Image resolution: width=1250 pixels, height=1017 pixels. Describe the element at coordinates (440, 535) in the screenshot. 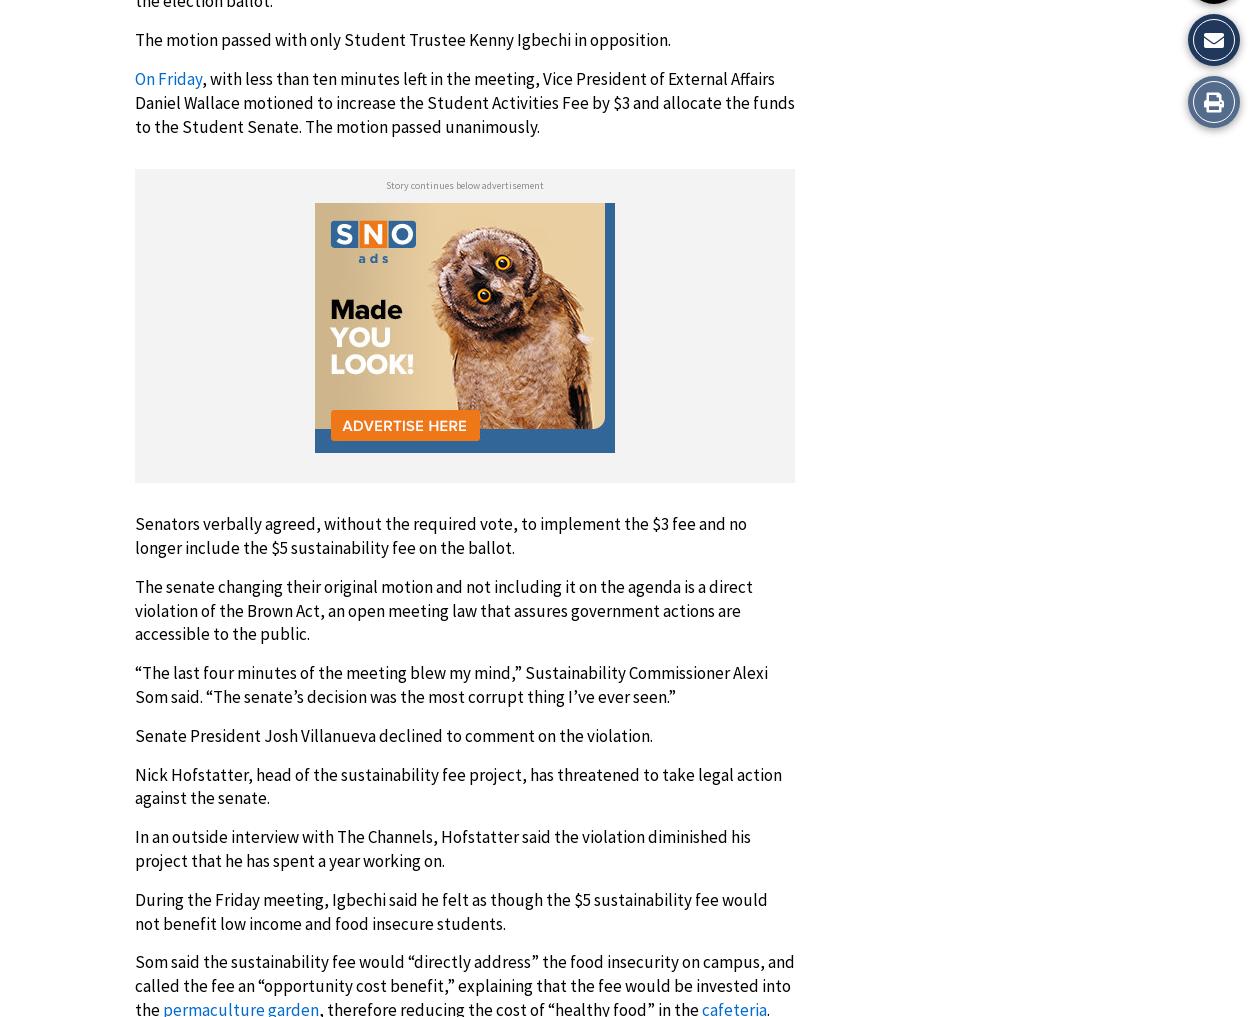

I see `'Senators verbally agreed, without the required vote, to implement the $3 fee and no longer include the $5 sustainability fee on the ballot.'` at that location.